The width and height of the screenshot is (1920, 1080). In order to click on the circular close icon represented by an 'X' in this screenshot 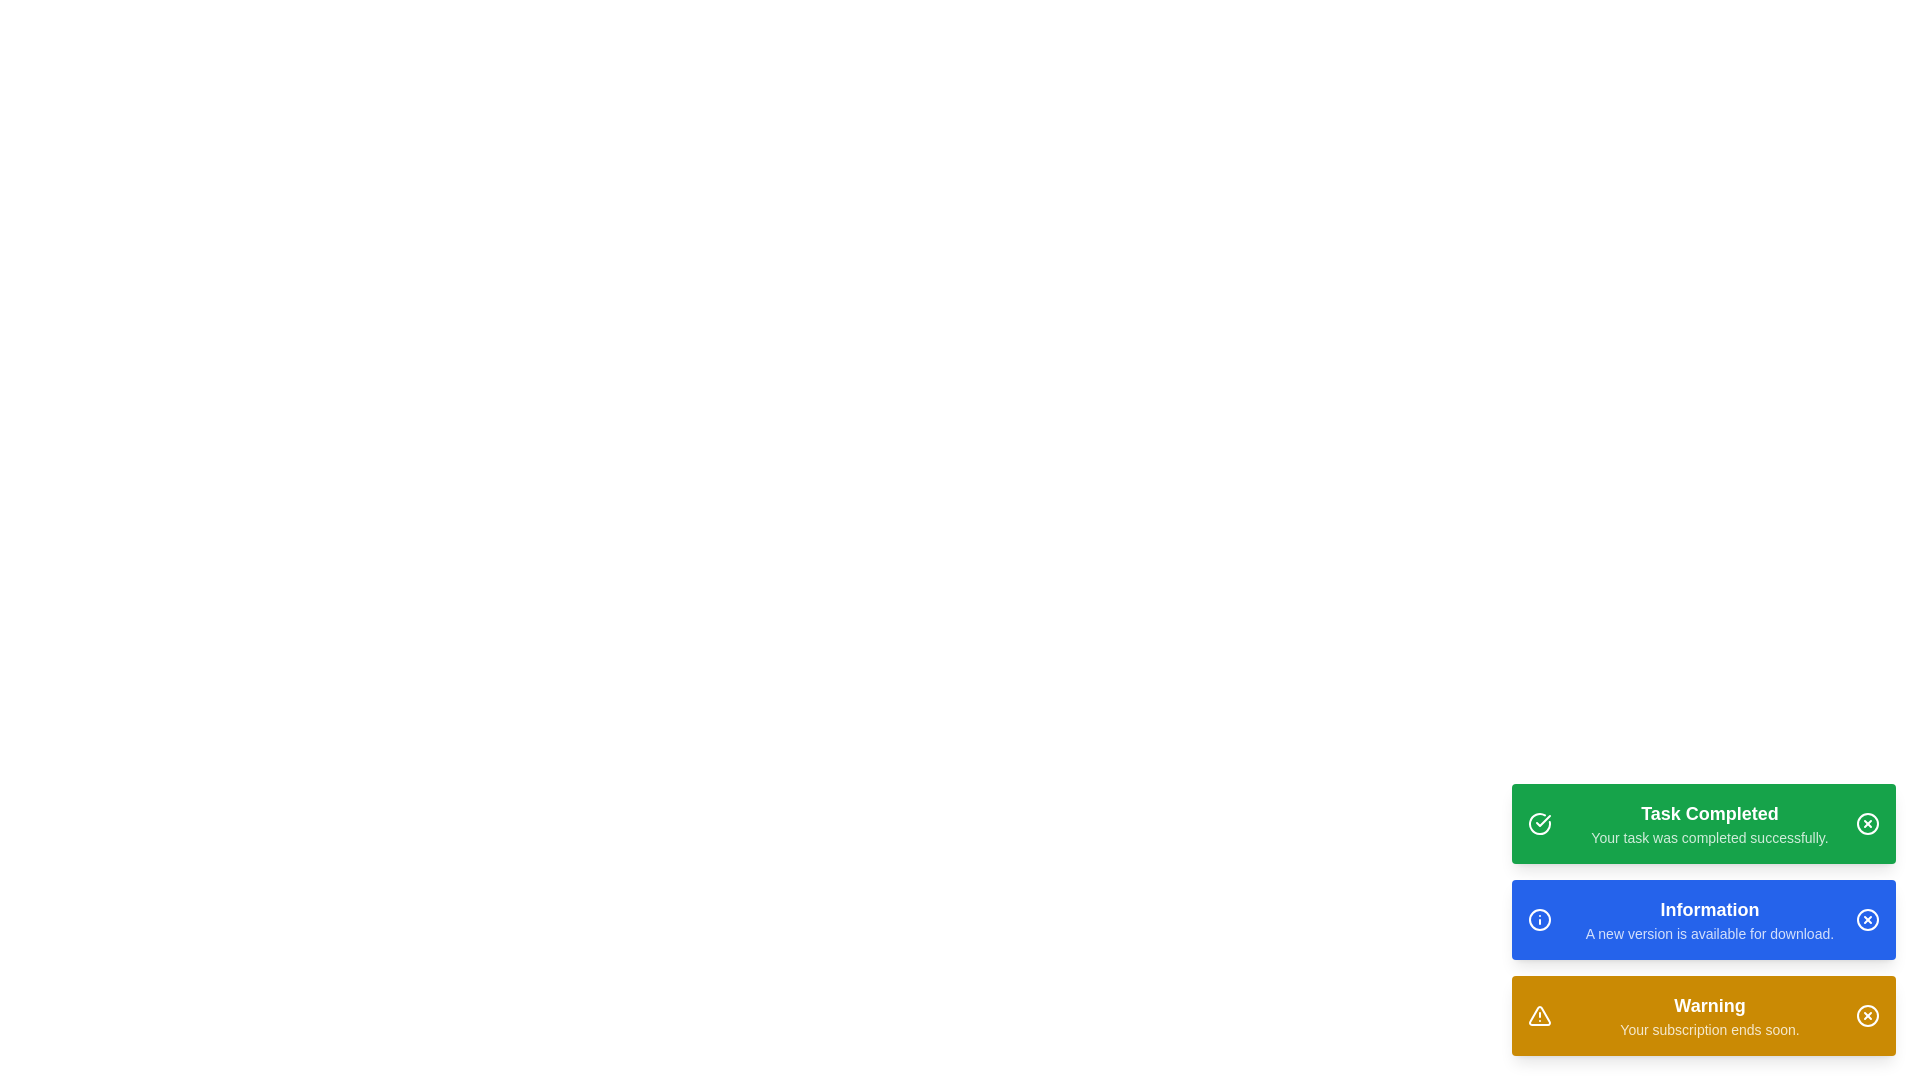, I will do `click(1866, 1015)`.